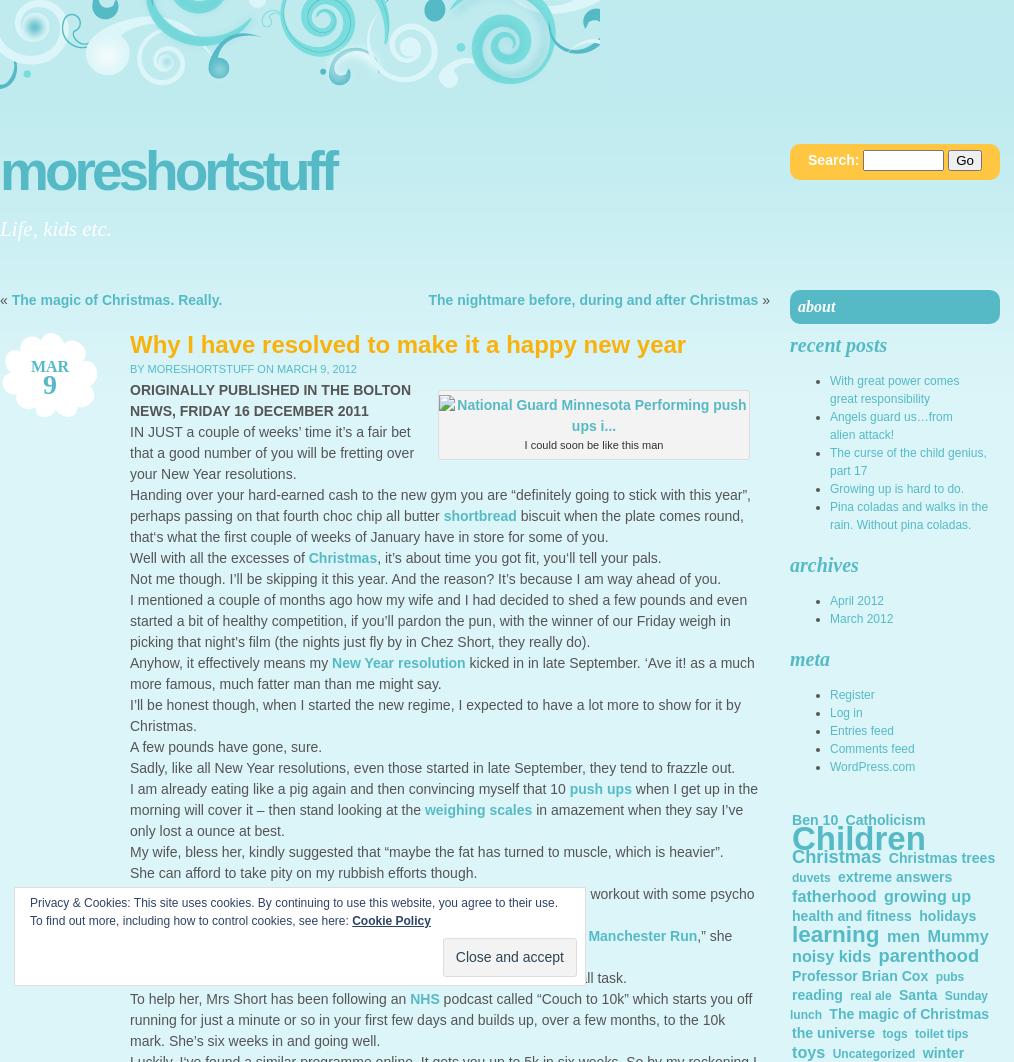 This screenshot has width=1014, height=1062. I want to click on 'Privacy & Cookies: This site uses cookies. By continuing to use this website, you agree to their use.', so click(293, 902).